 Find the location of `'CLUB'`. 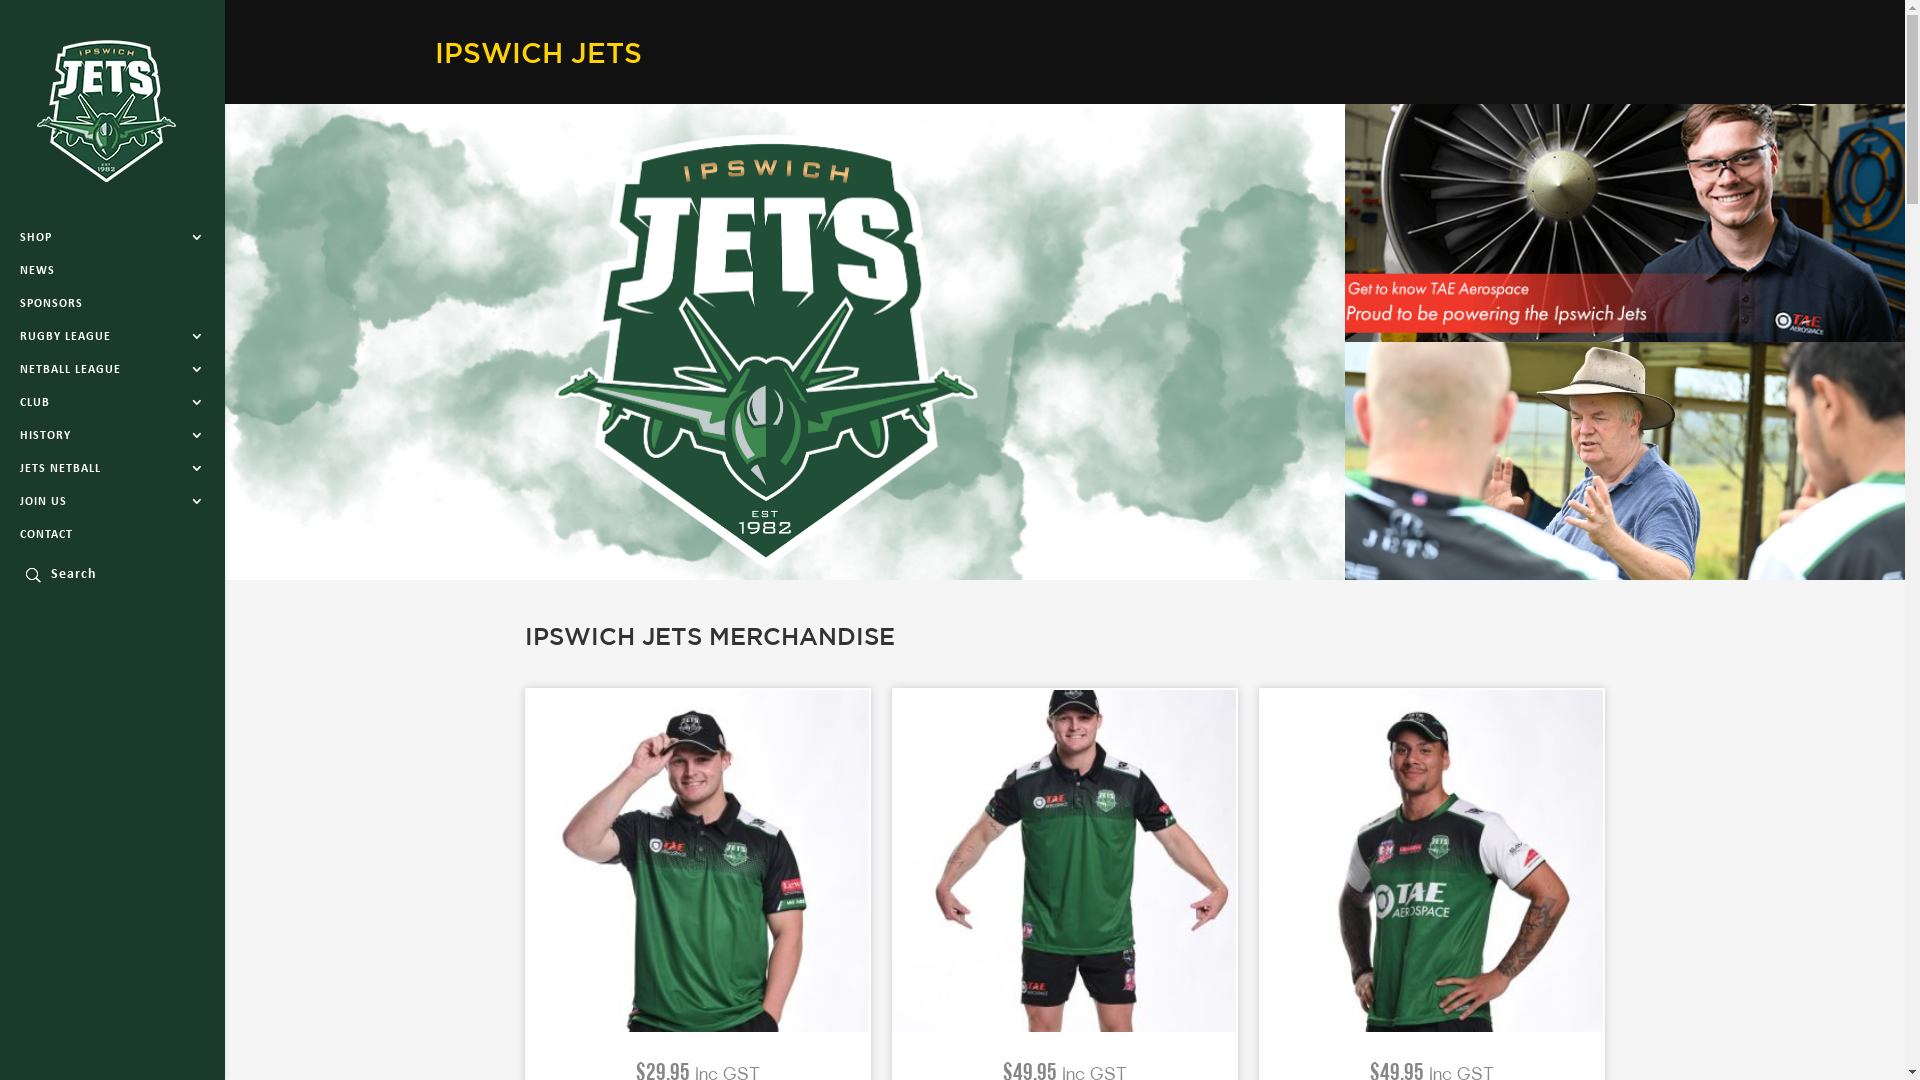

'CLUB' is located at coordinates (111, 402).